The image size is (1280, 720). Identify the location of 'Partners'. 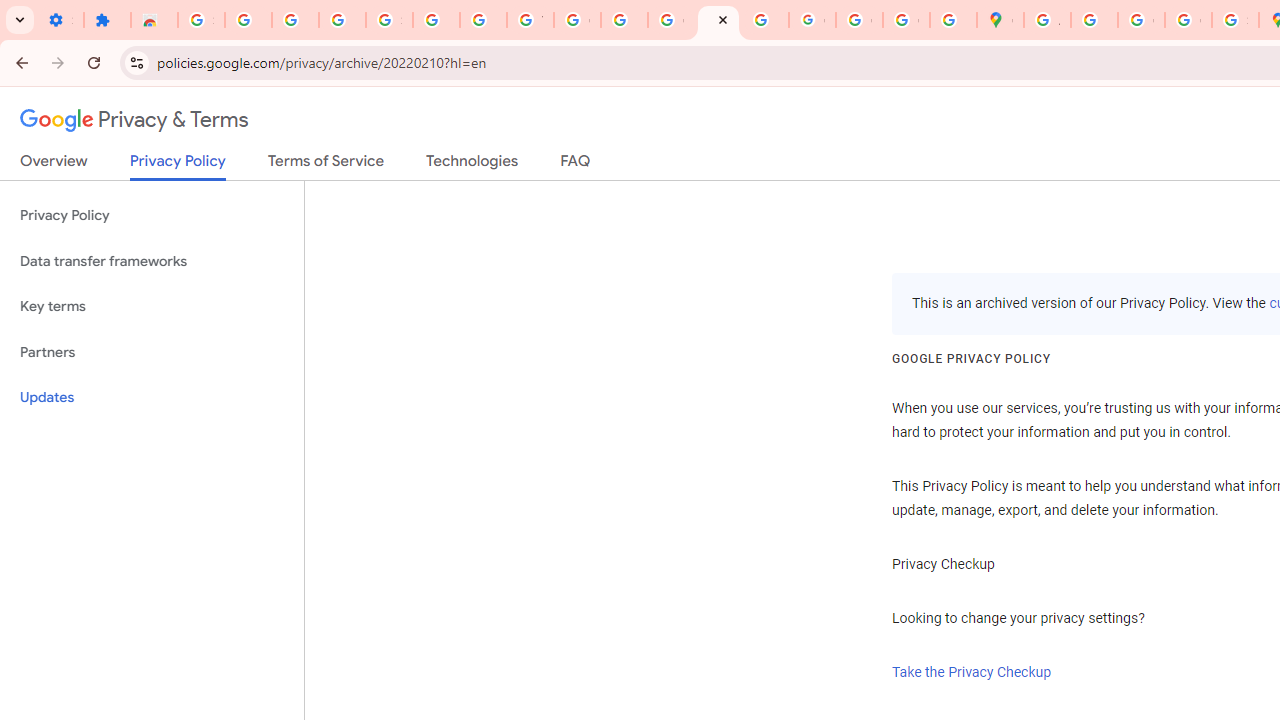
(151, 351).